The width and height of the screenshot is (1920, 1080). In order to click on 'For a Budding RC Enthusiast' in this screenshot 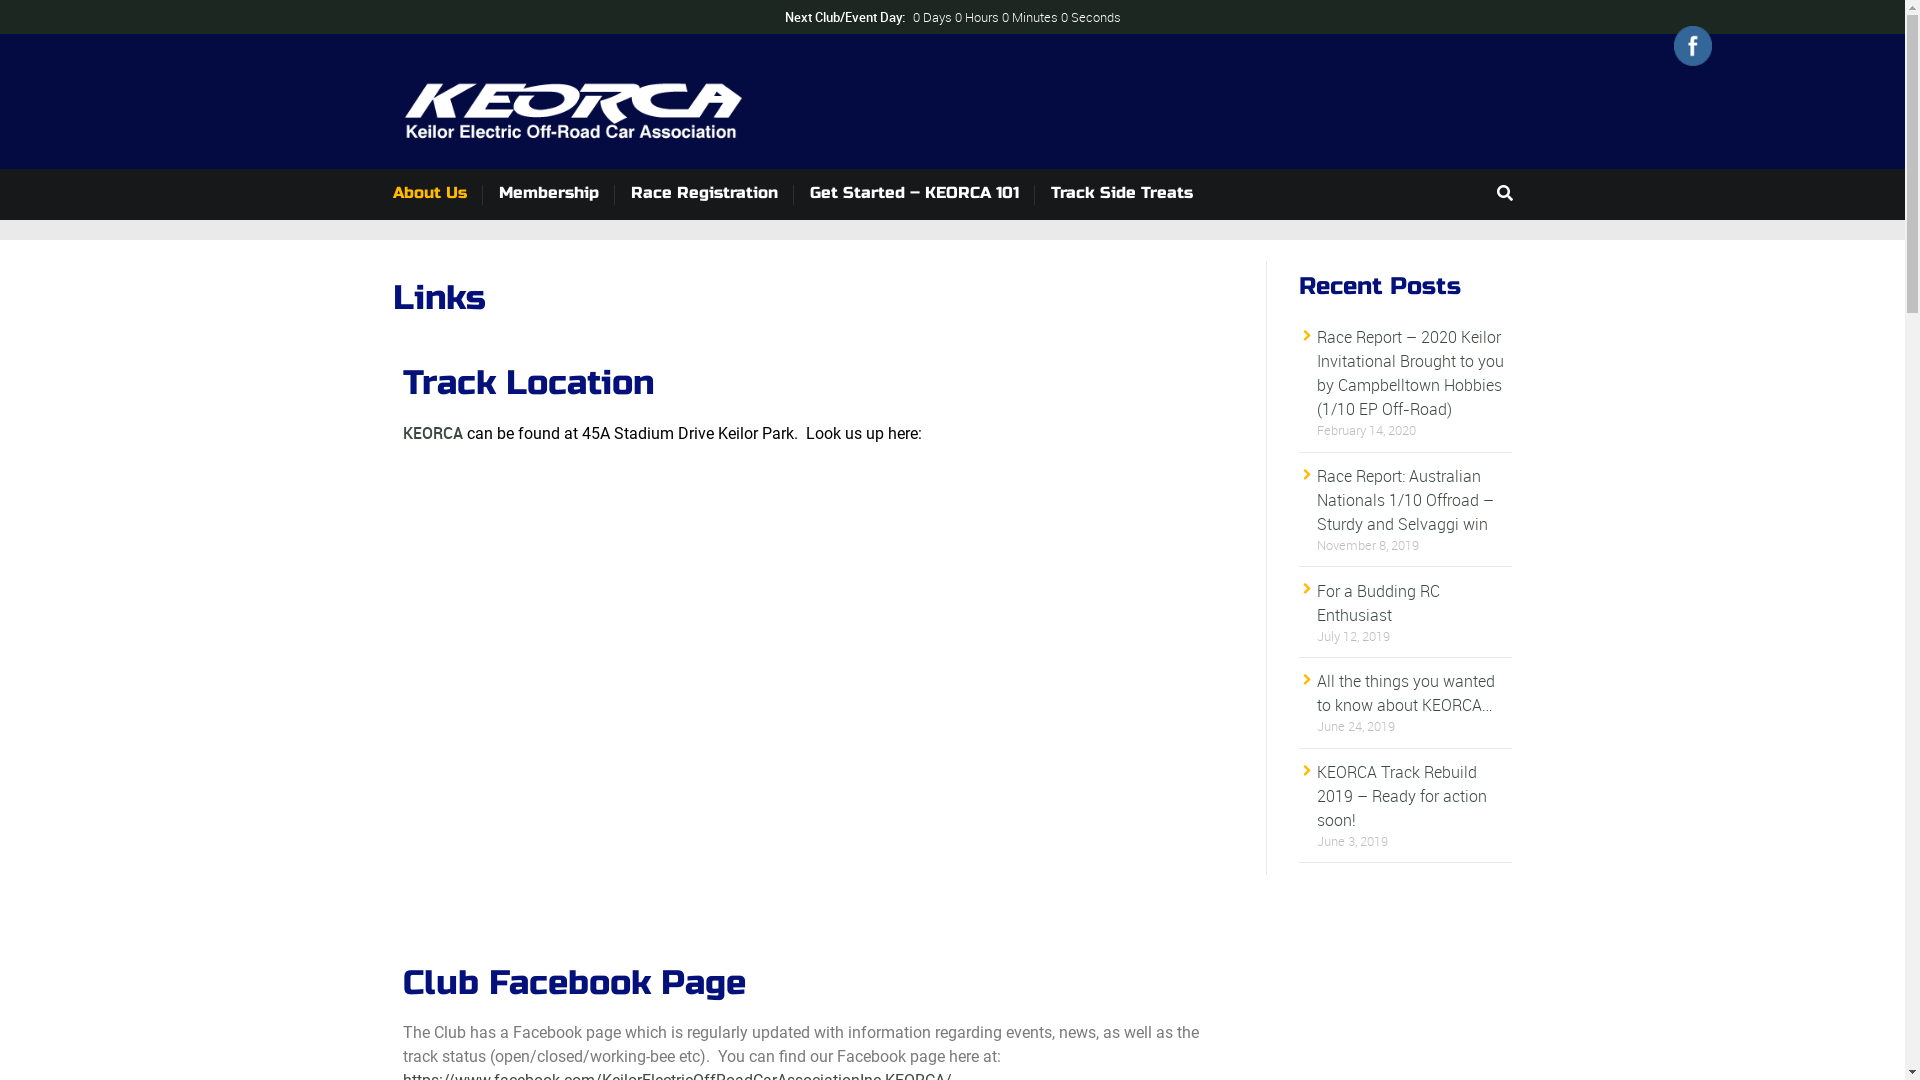, I will do `click(1377, 601)`.